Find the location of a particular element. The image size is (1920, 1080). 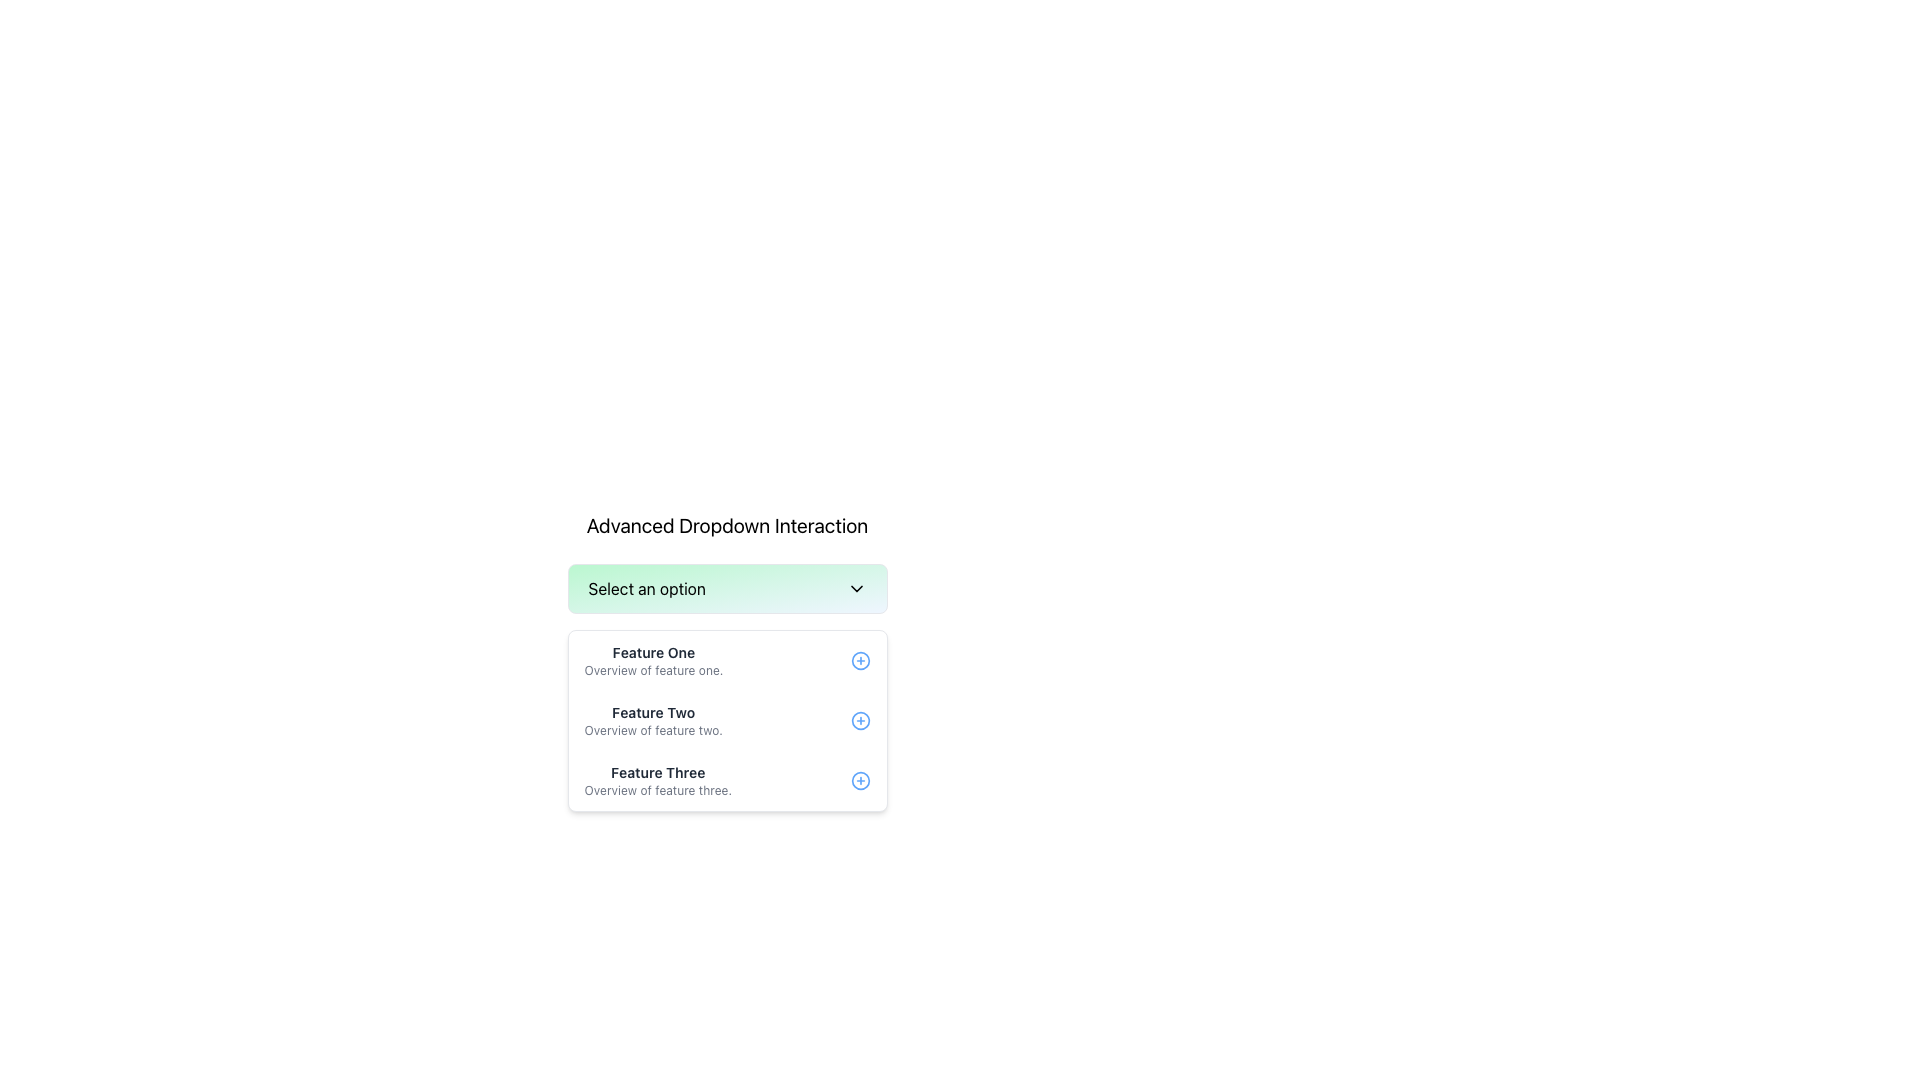

the icon button located in the right section of the row labeled 'Feature One' within the dropdown menu is located at coordinates (860, 660).